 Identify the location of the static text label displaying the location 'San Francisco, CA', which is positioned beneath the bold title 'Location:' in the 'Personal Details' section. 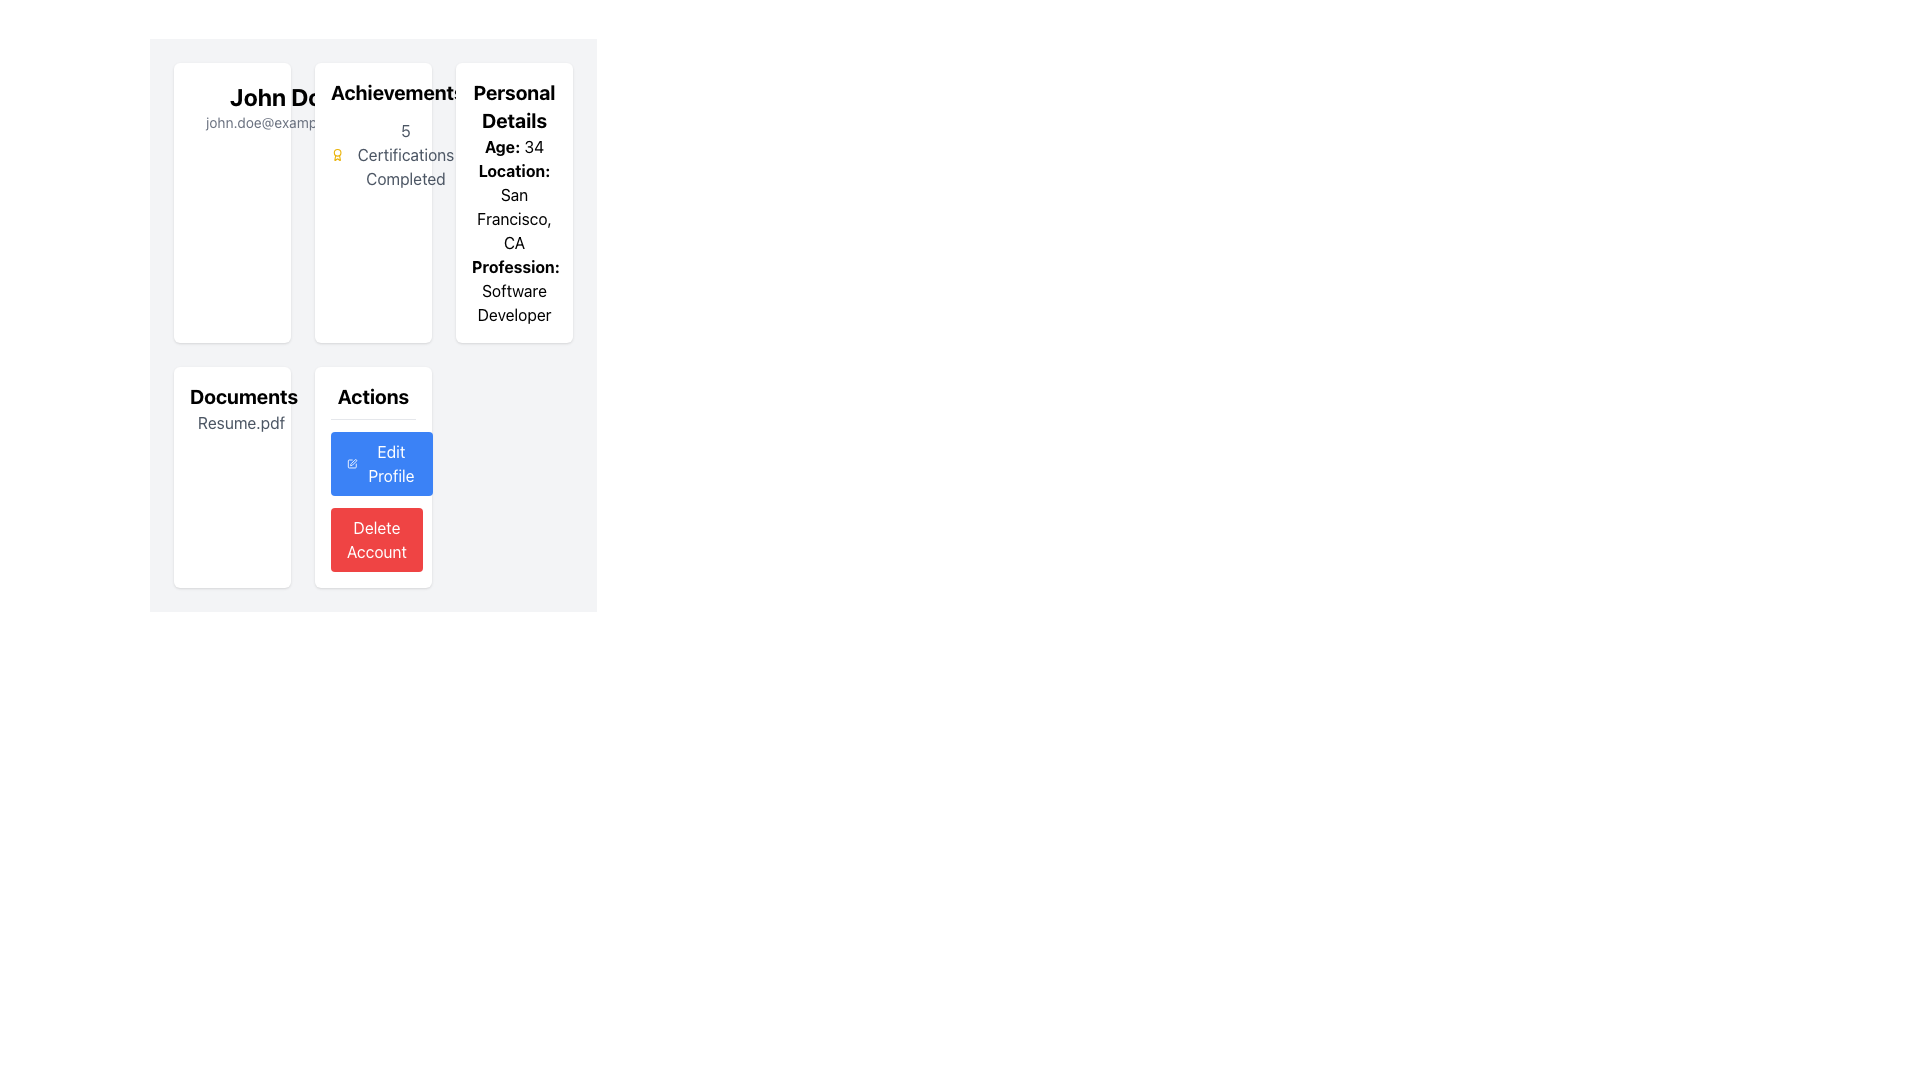
(514, 207).